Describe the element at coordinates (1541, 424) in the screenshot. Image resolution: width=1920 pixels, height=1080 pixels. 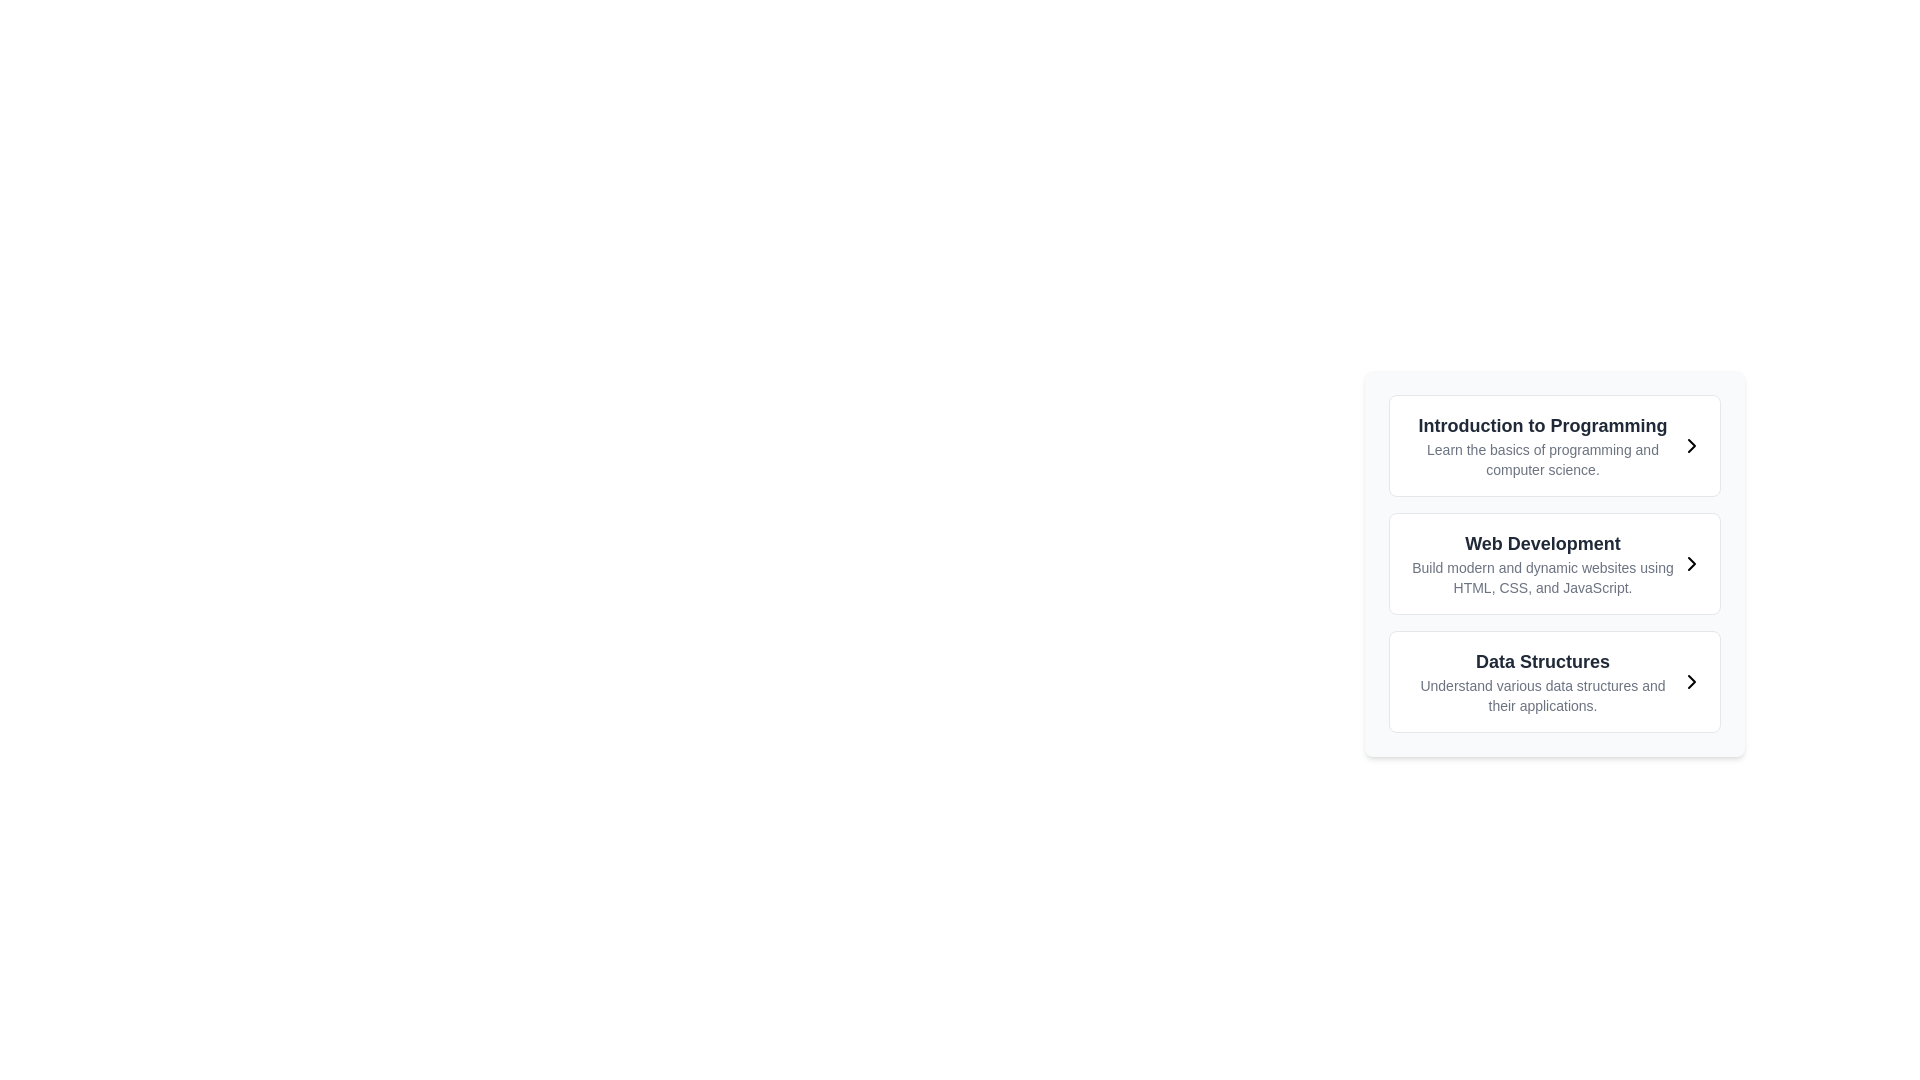
I see `the static text label or heading that serves as the main title for the menu item, located at the top-left of the menu box in the central UI region` at that location.